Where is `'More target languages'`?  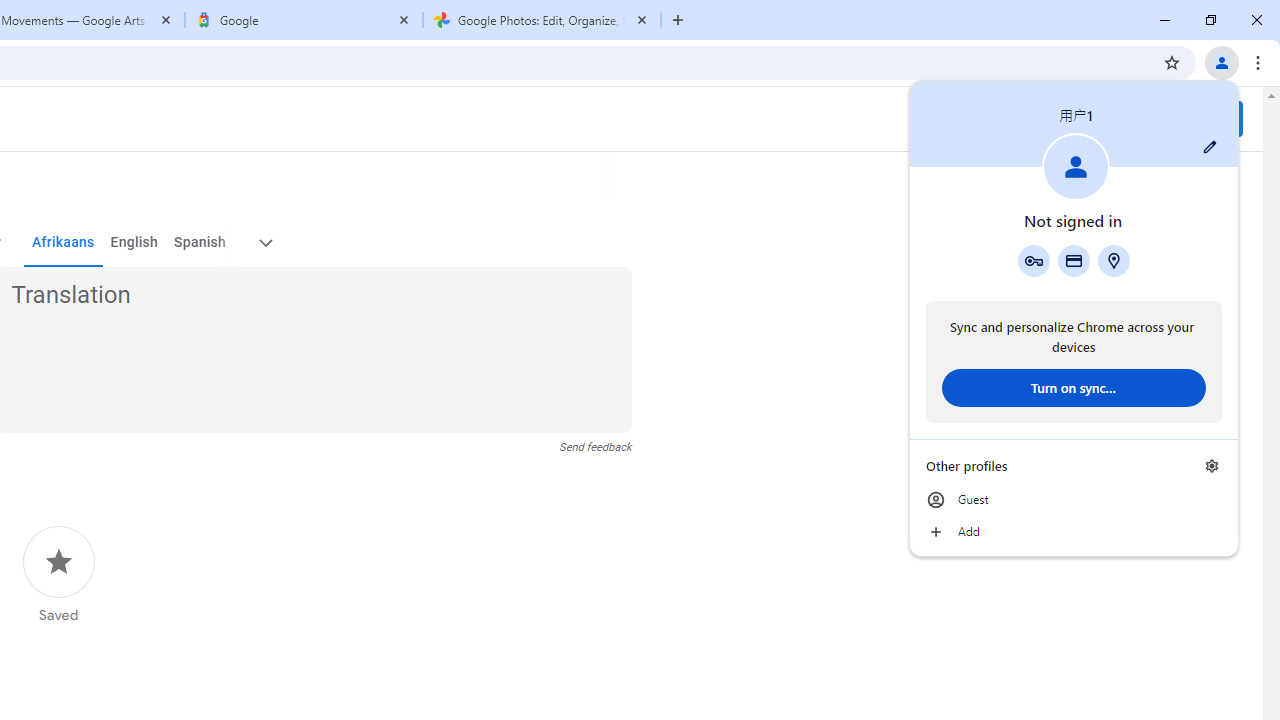 'More target languages' is located at coordinates (263, 242).